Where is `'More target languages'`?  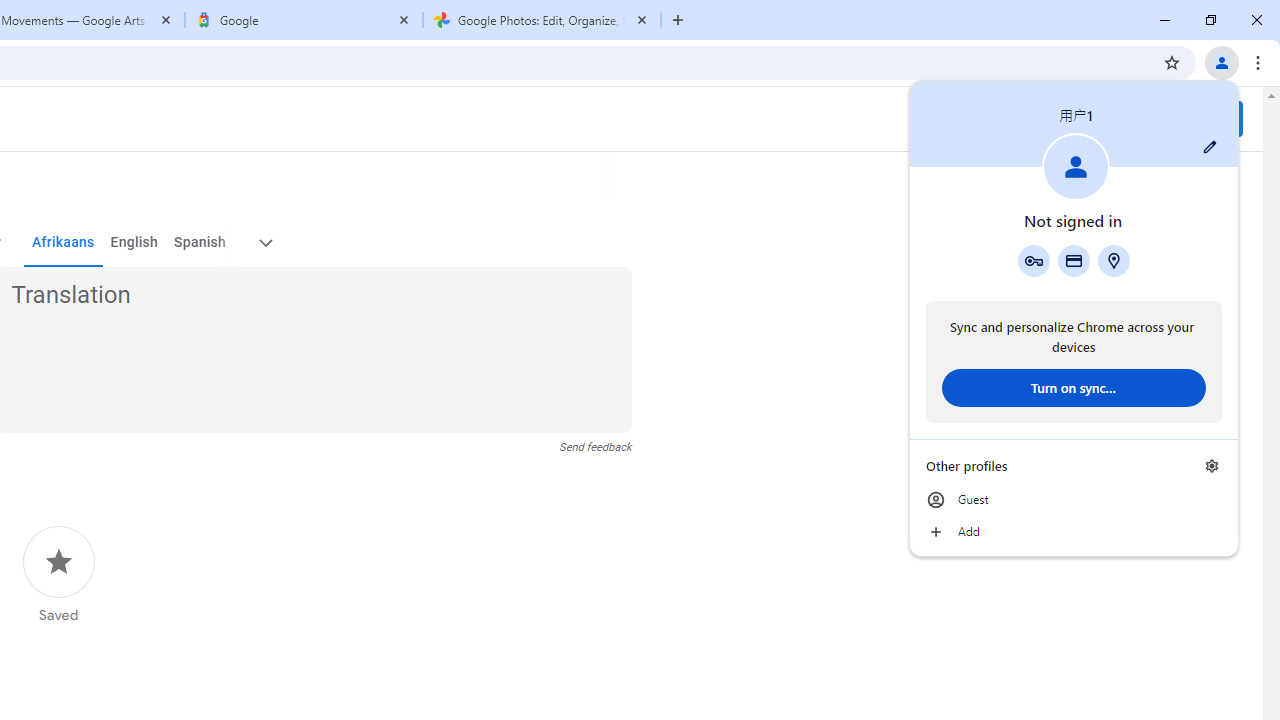 'More target languages' is located at coordinates (263, 242).